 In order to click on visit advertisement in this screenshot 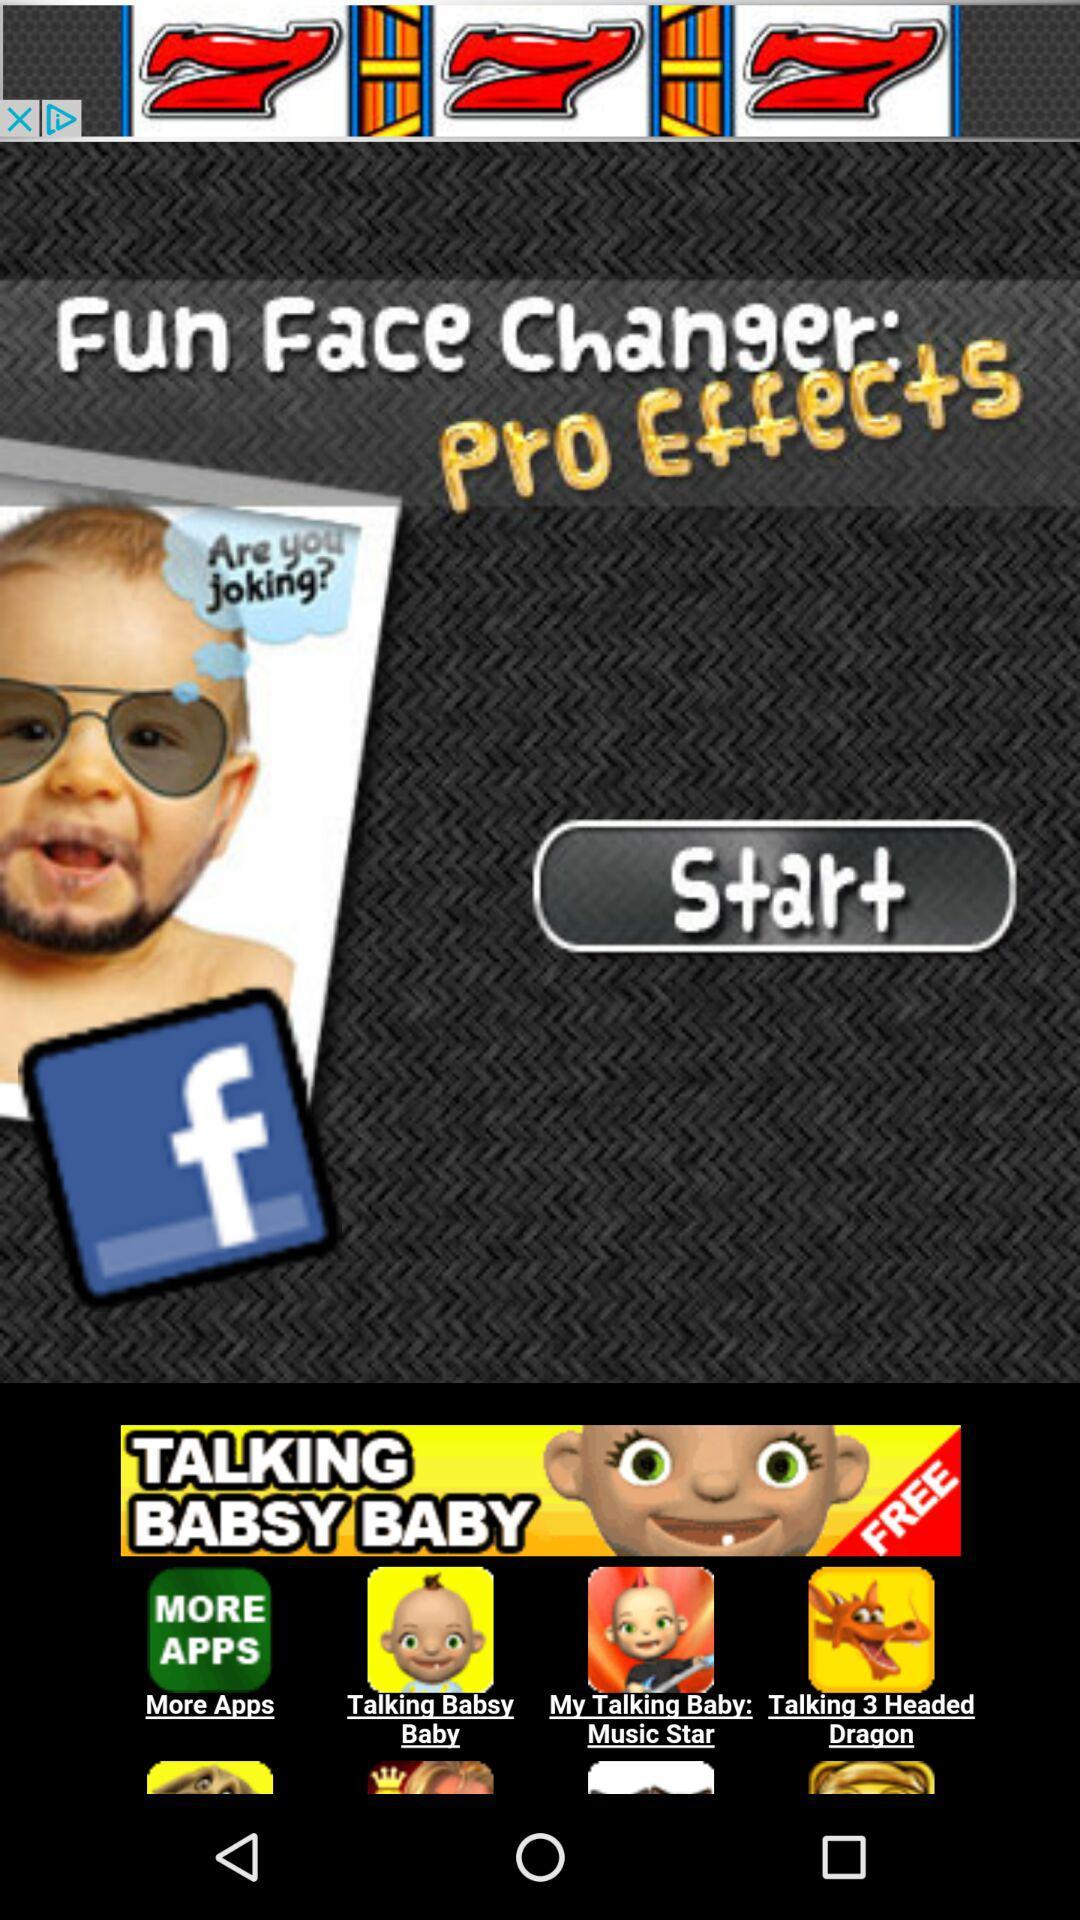, I will do `click(540, 1597)`.